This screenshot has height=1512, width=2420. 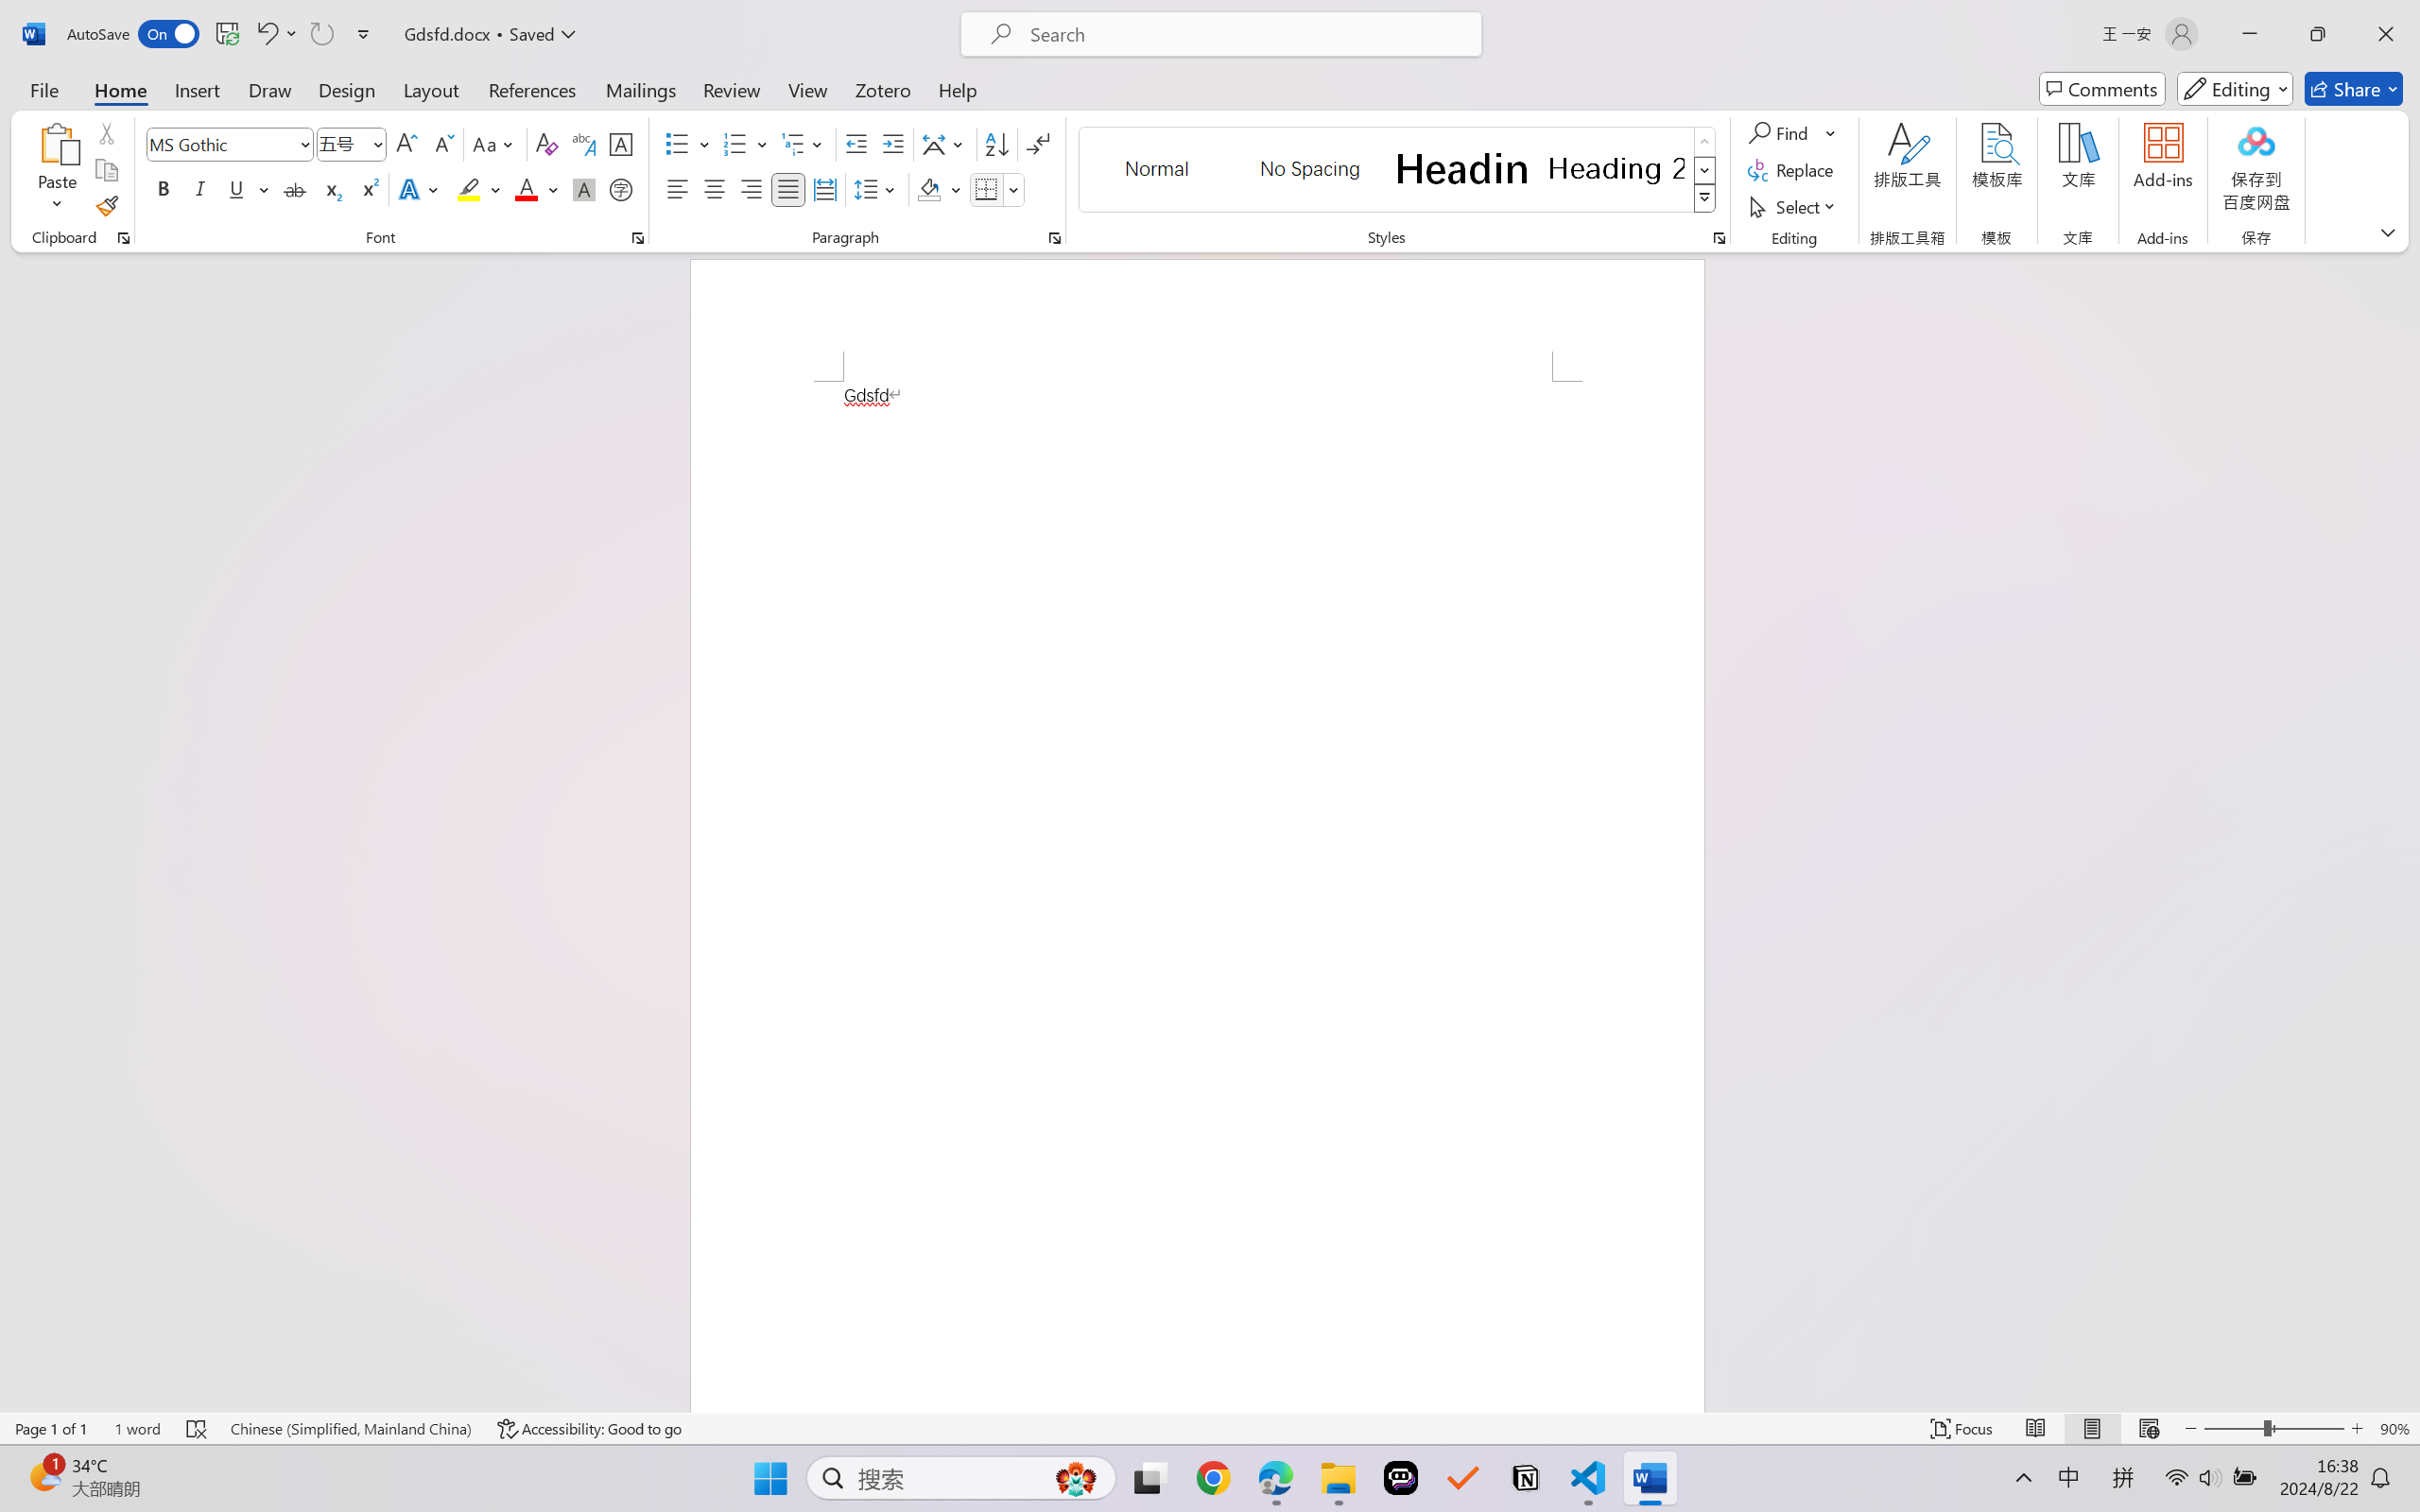 What do you see at coordinates (350, 1428) in the screenshot?
I see `'Language Chinese (Simplified, Mainland China)'` at bounding box center [350, 1428].